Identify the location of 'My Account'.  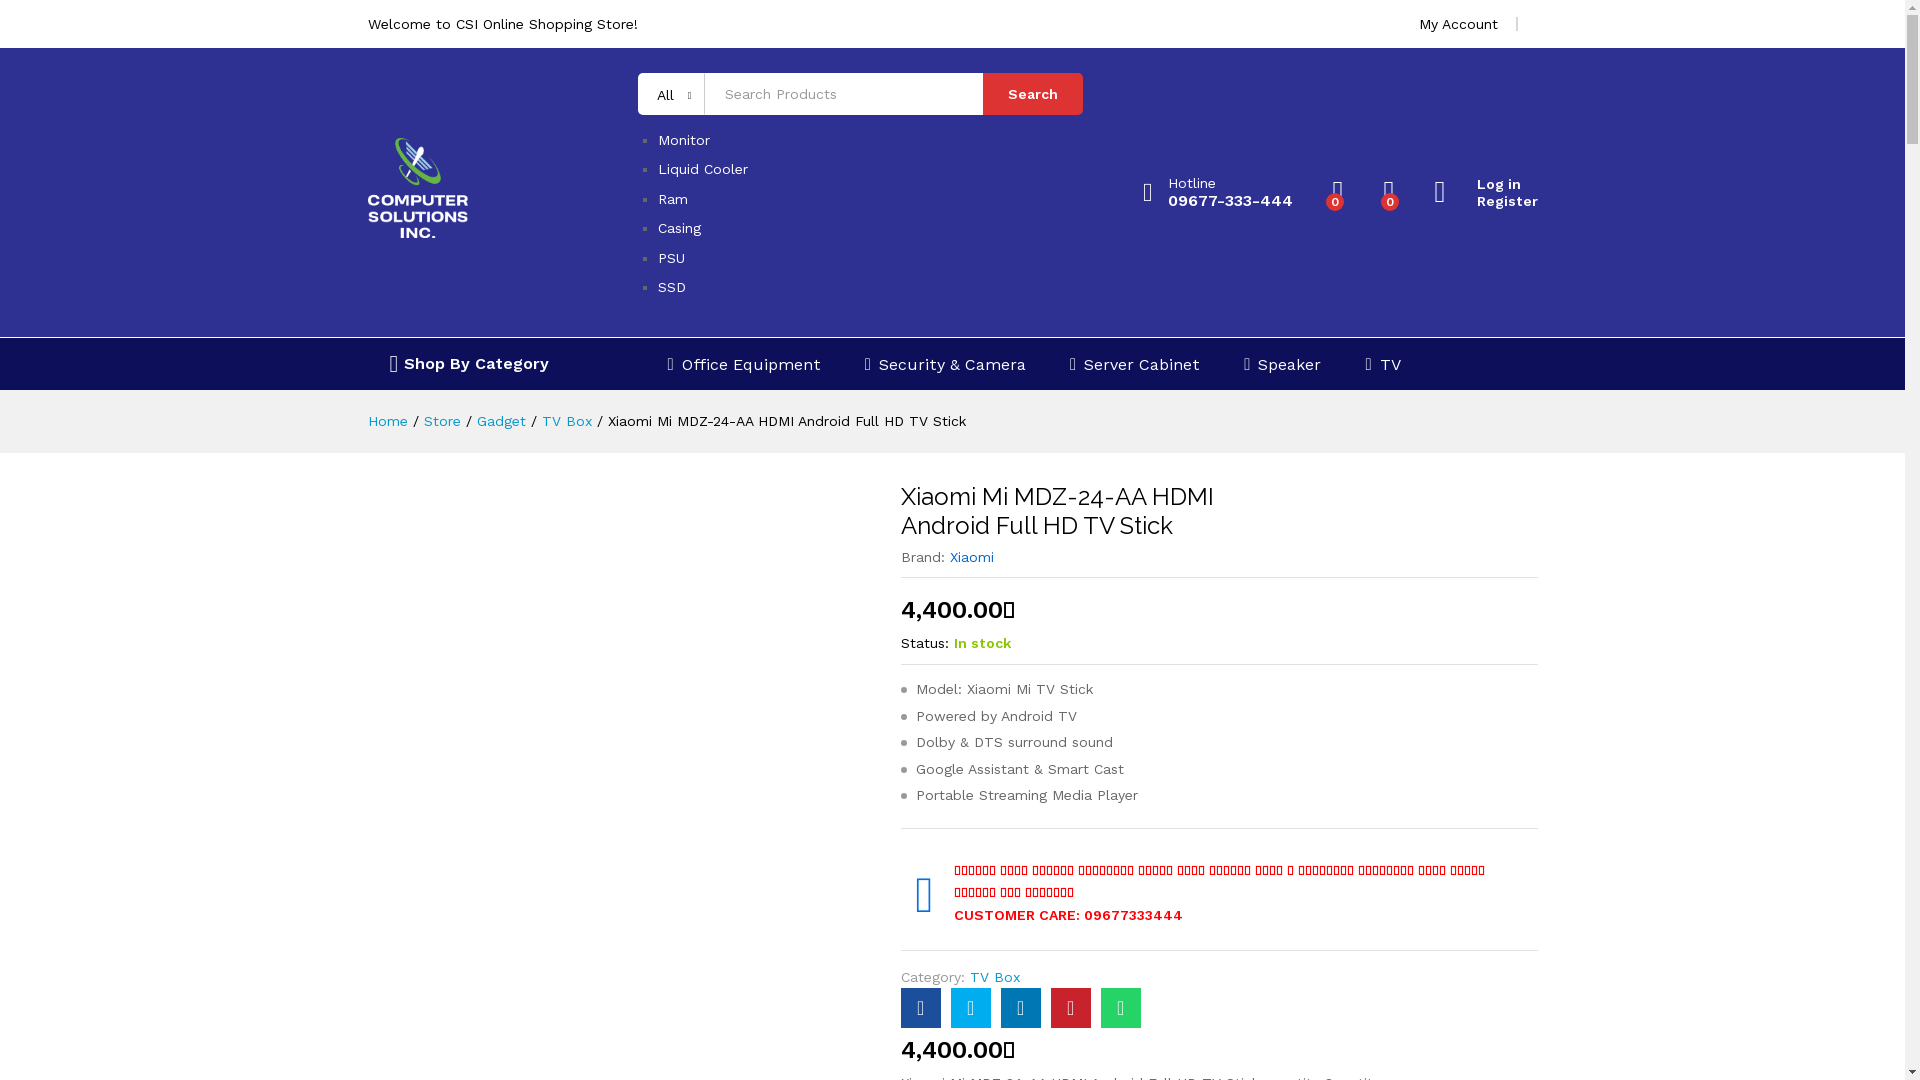
(1457, 23).